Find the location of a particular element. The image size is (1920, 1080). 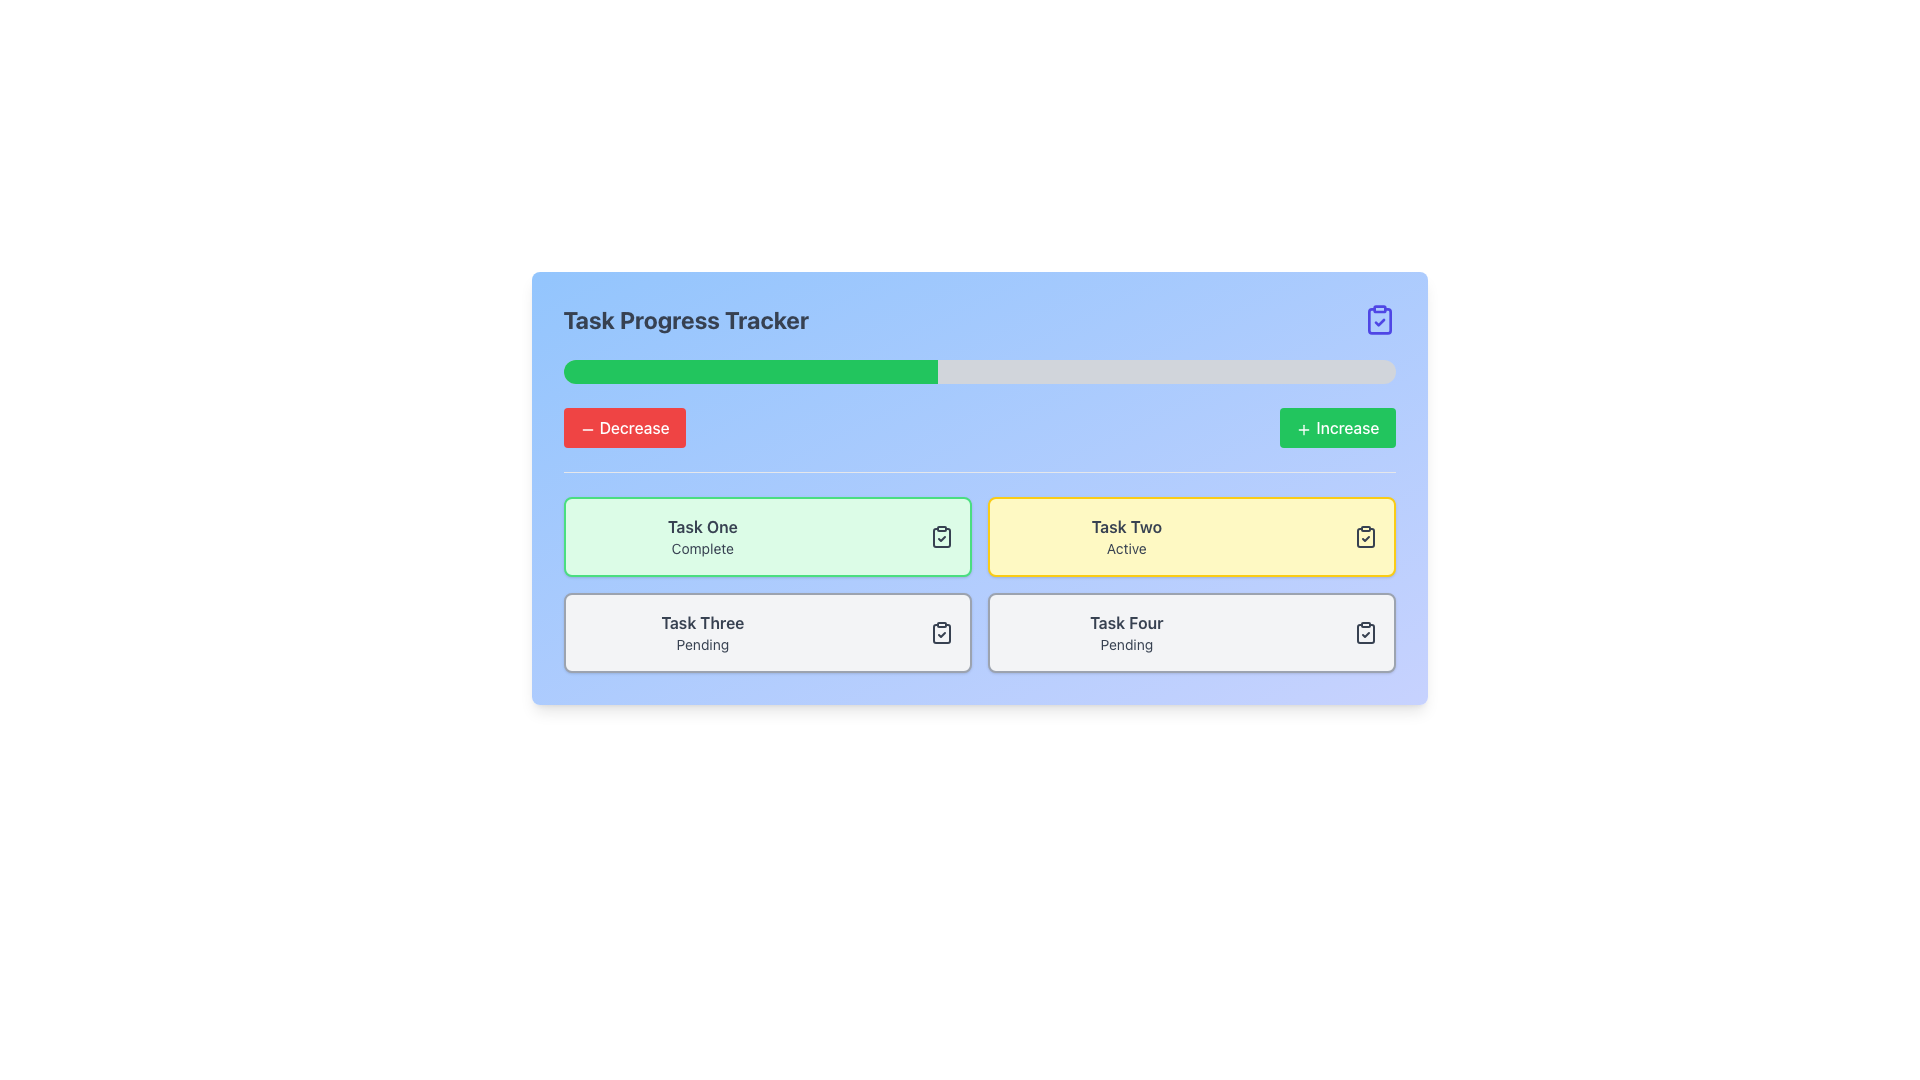

the task details label displaying 'Task Three' and its status 'Pending', located in the third card of the task grid is located at coordinates (702, 632).